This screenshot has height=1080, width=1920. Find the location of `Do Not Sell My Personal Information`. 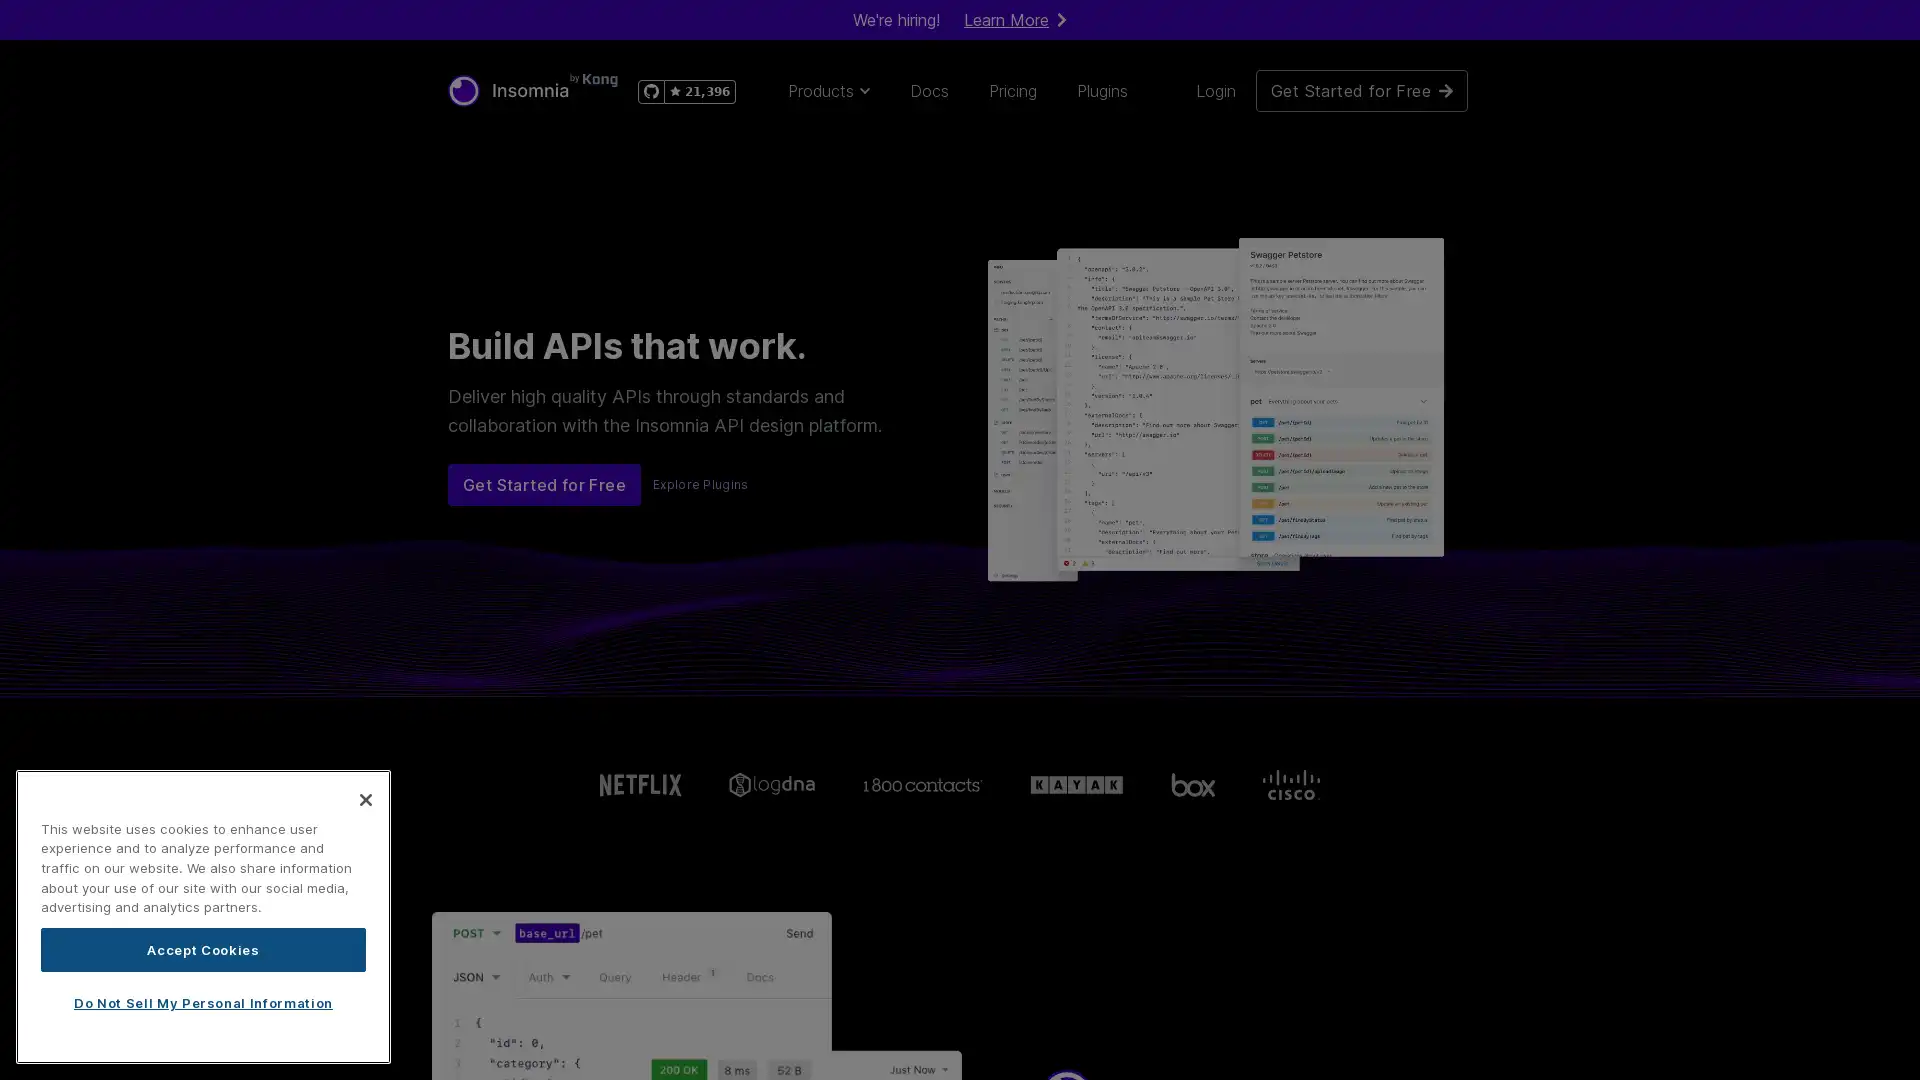

Do Not Sell My Personal Information is located at coordinates (203, 1002).